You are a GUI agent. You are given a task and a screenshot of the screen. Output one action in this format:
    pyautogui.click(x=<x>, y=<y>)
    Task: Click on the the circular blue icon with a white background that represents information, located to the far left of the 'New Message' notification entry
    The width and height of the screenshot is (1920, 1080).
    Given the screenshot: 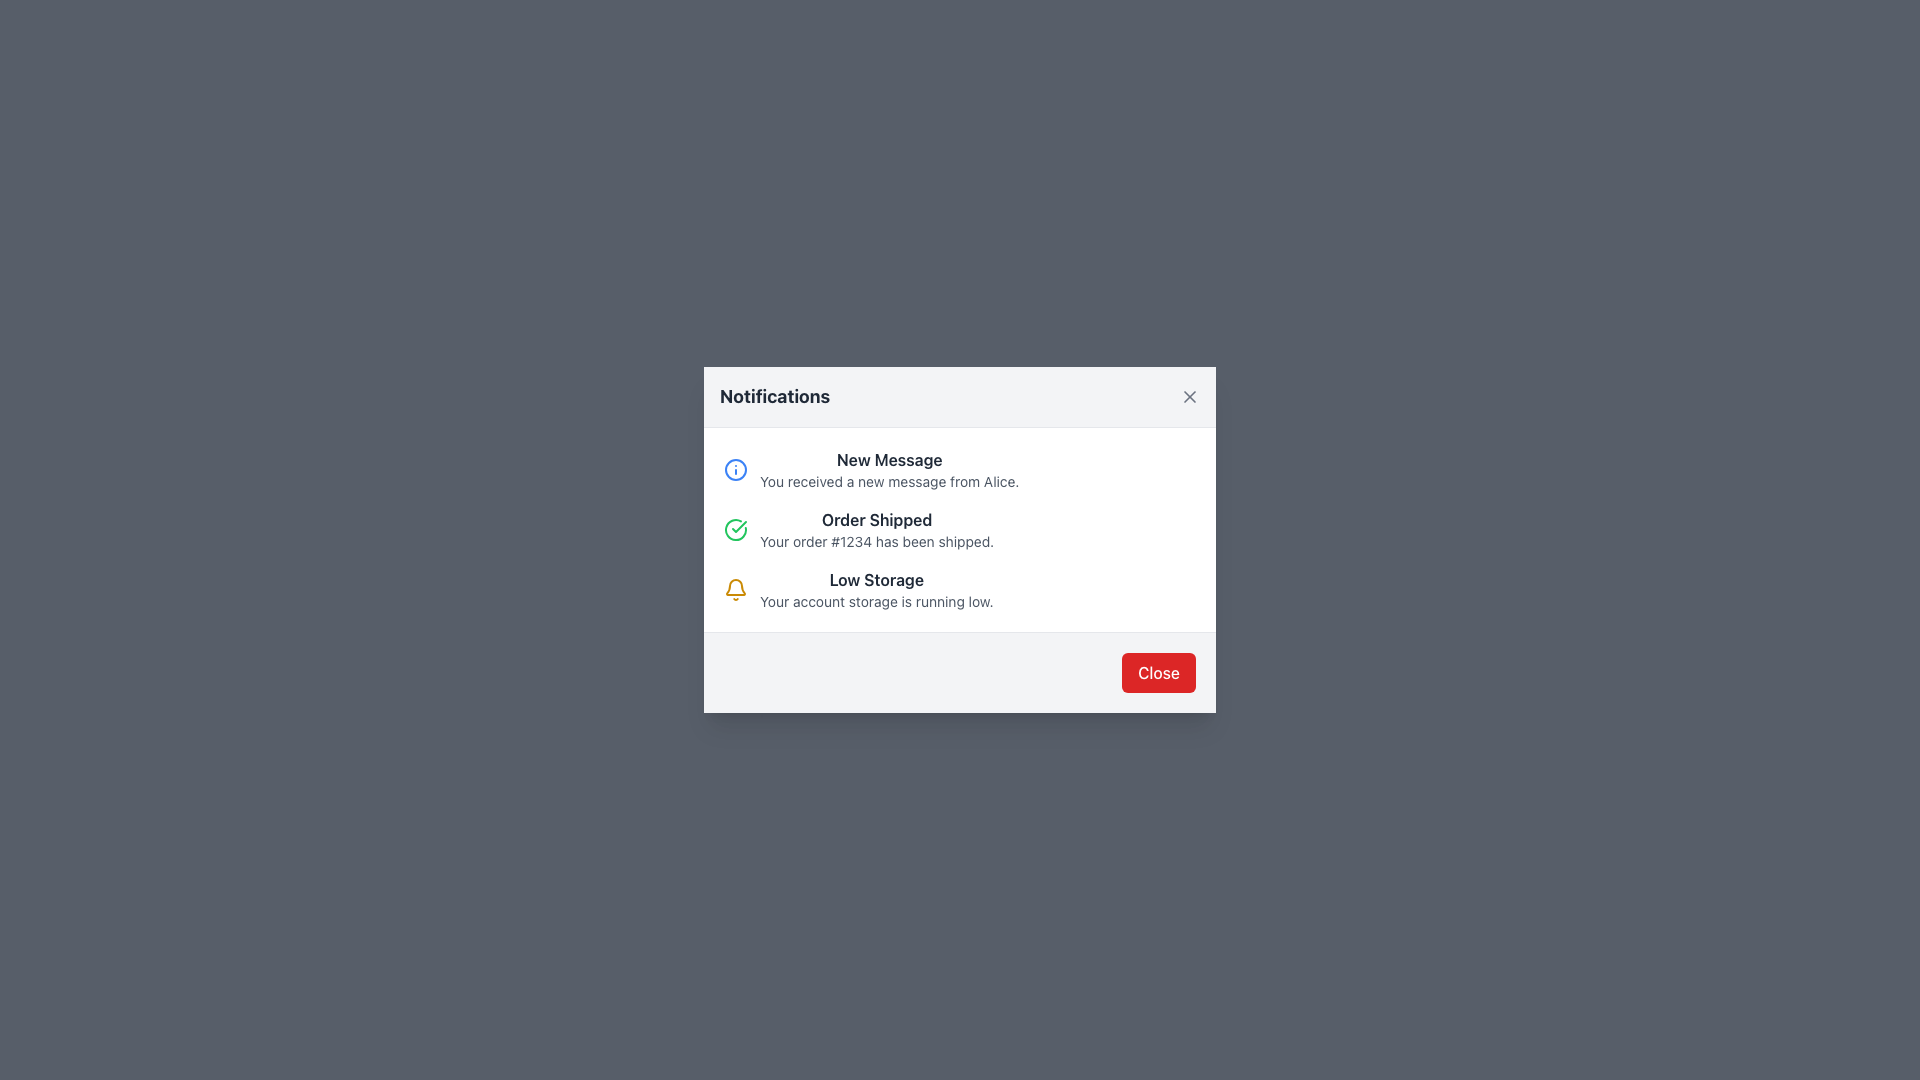 What is the action you would take?
    pyautogui.click(x=734, y=470)
    